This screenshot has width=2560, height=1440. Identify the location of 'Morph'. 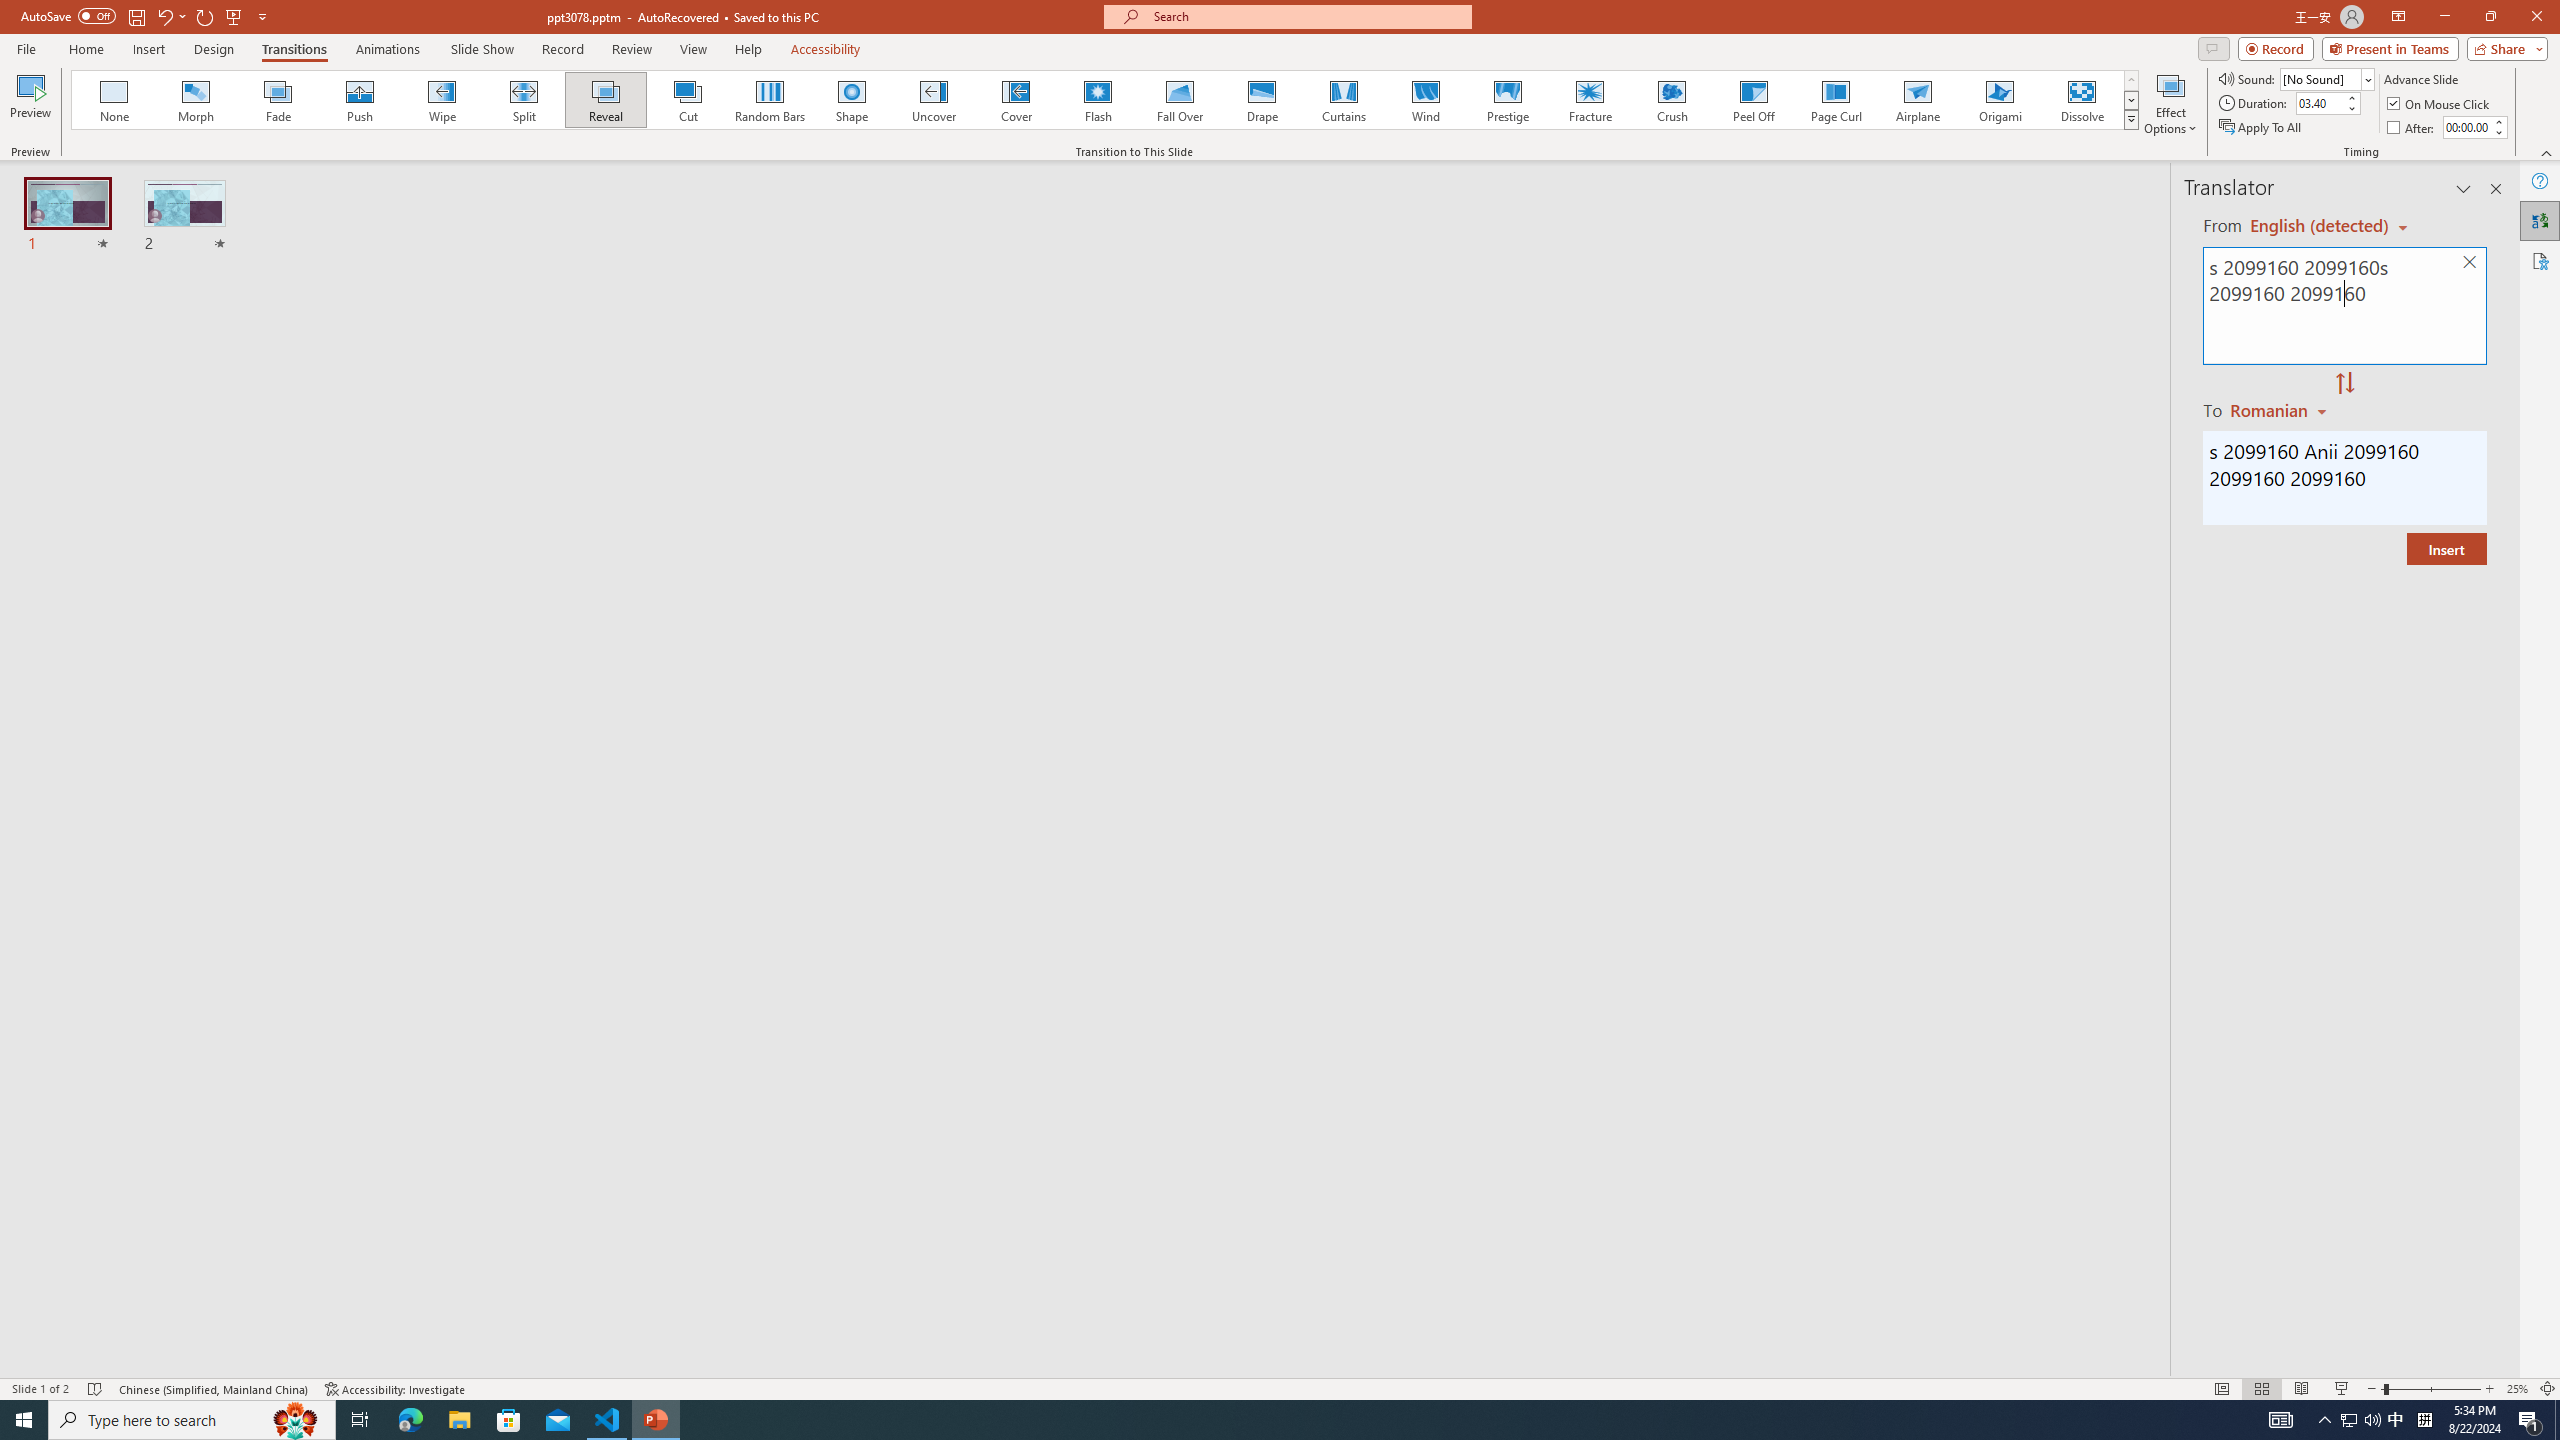
(196, 99).